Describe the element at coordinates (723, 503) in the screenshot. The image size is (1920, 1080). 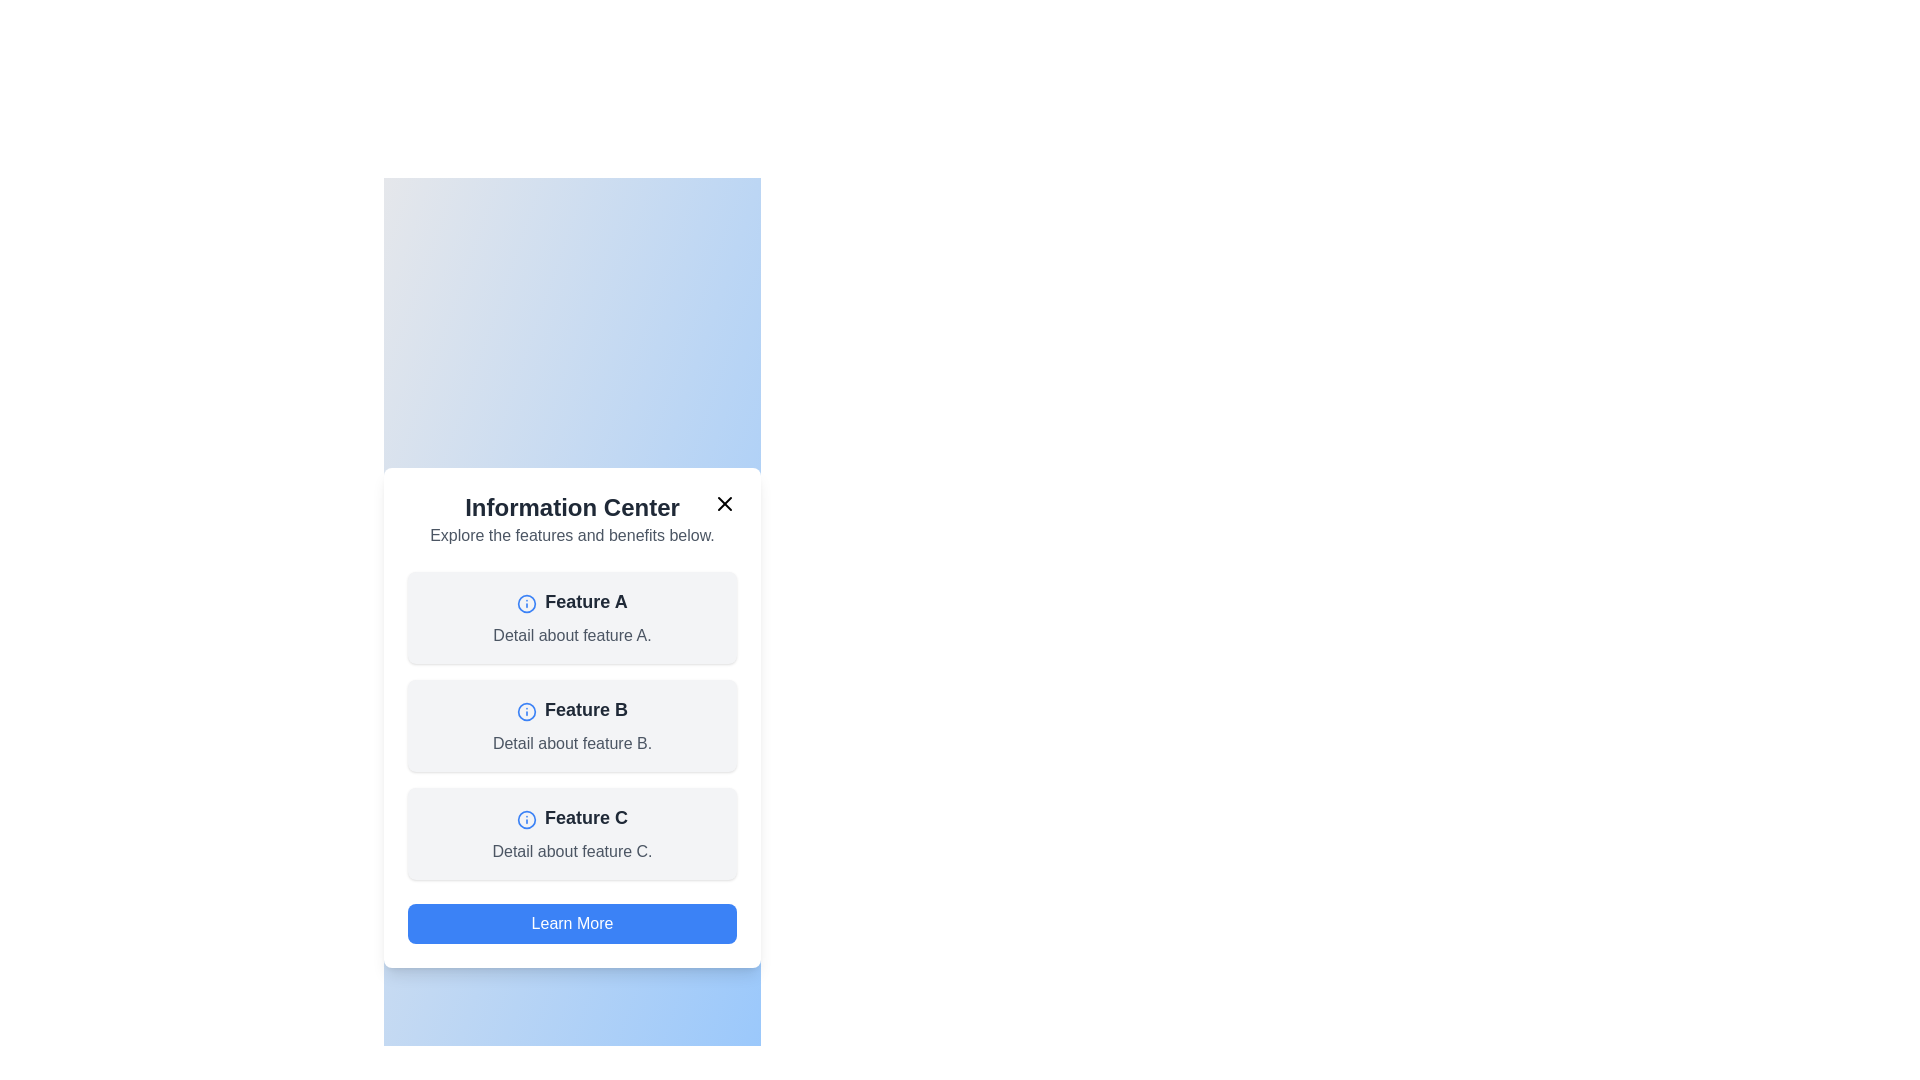
I see `close button (X) to close the dialog` at that location.